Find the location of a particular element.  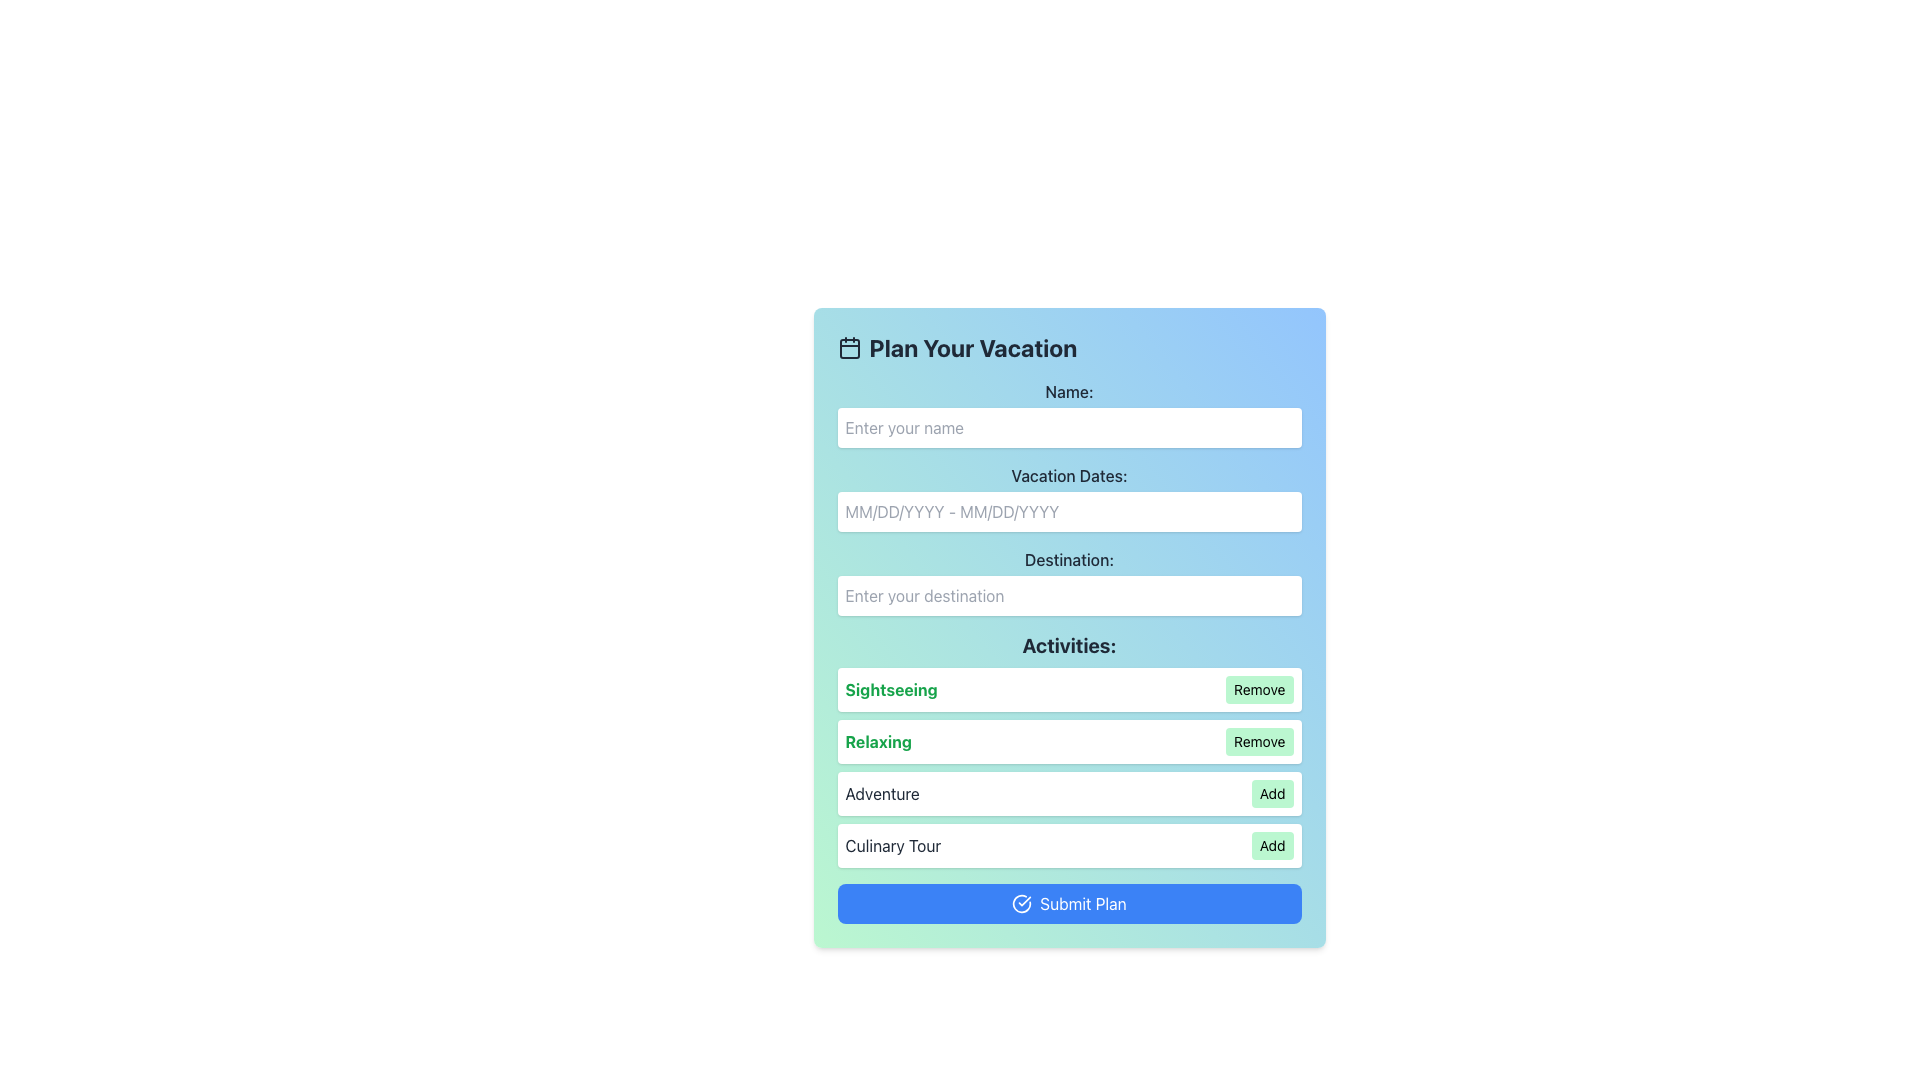

the 'Remove' button, which is styled with a small font size, a green background, and is located to the right of the 'Sightseeing' label in the Activities section is located at coordinates (1258, 689).